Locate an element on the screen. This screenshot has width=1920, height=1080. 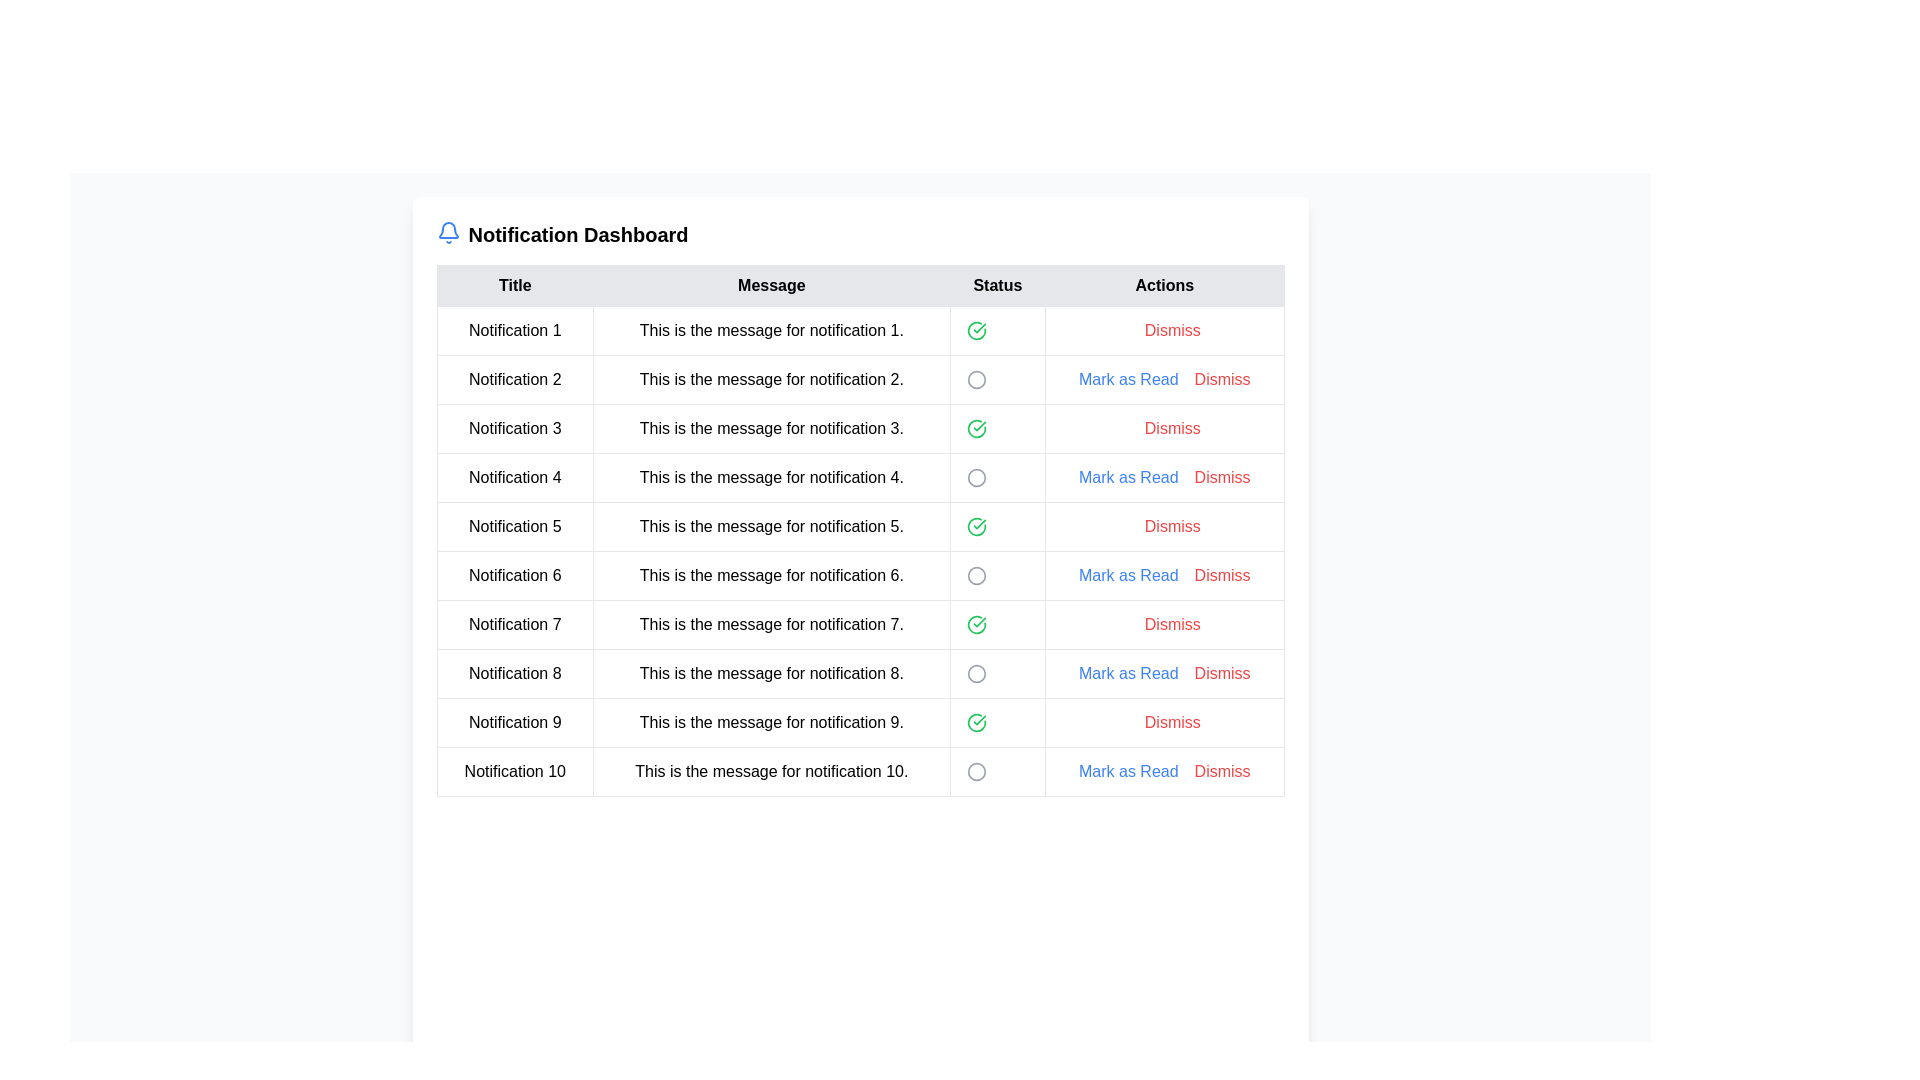
the Text block displaying the message for 'Notification 1' located in the 'Message' column of the notification table is located at coordinates (770, 330).